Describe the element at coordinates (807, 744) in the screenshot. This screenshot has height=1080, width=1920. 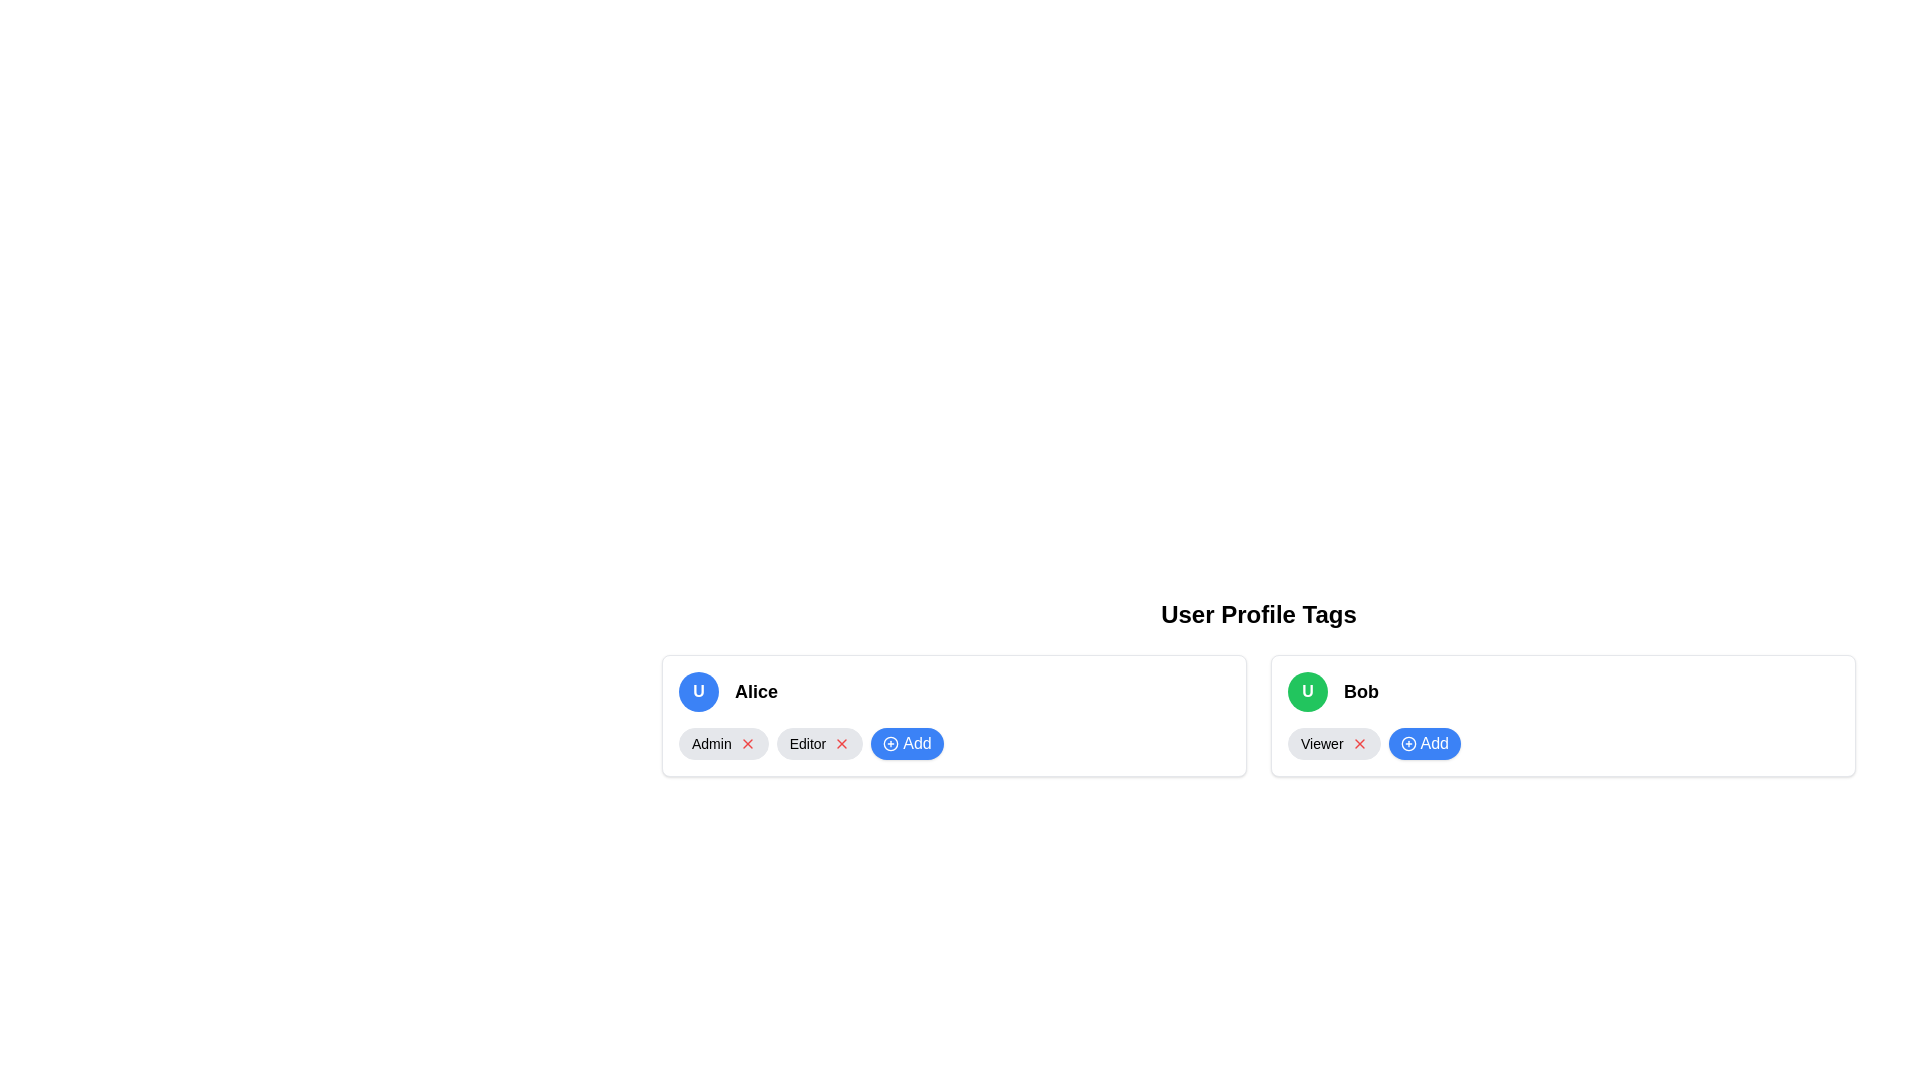
I see `the text label indicating 'Editor' on Alice's profile card, positioned in the center-right of the card` at that location.